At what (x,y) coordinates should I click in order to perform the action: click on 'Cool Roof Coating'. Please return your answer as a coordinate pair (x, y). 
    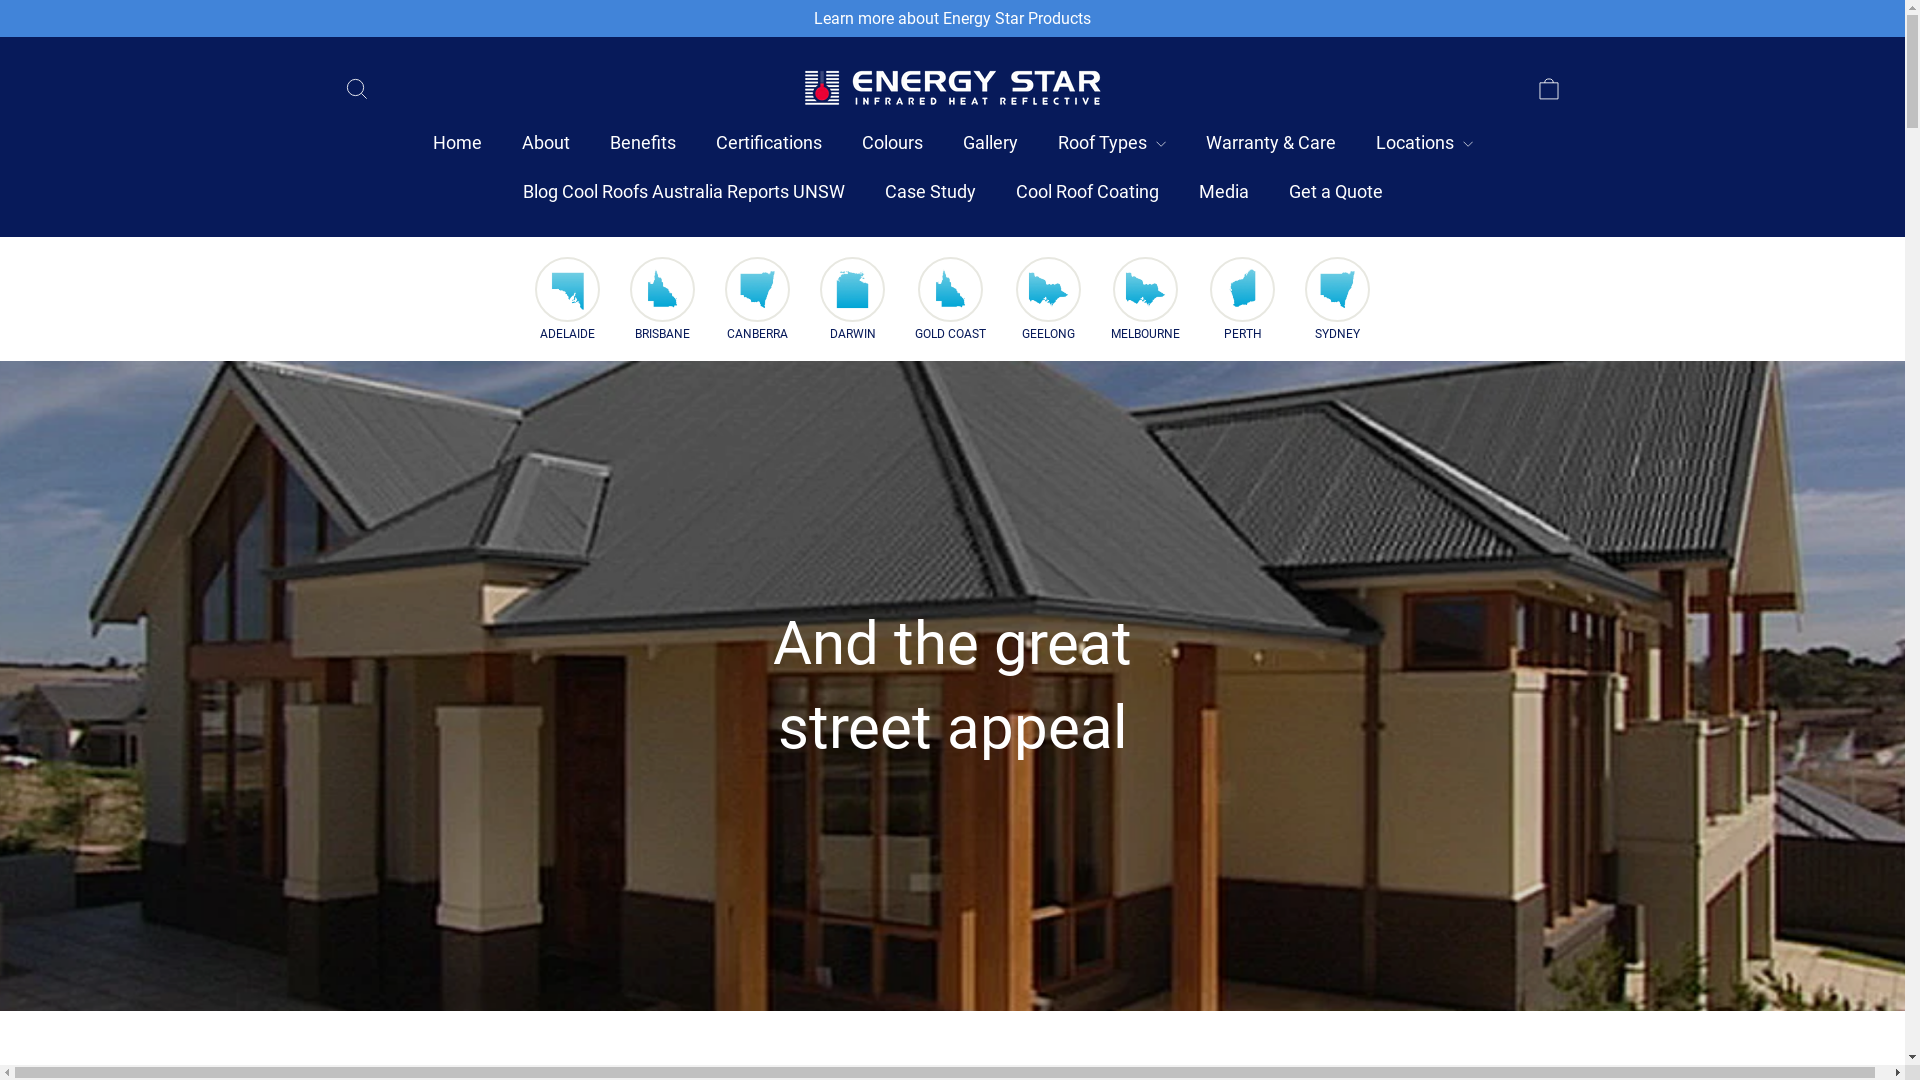
    Looking at the image, I should click on (1086, 192).